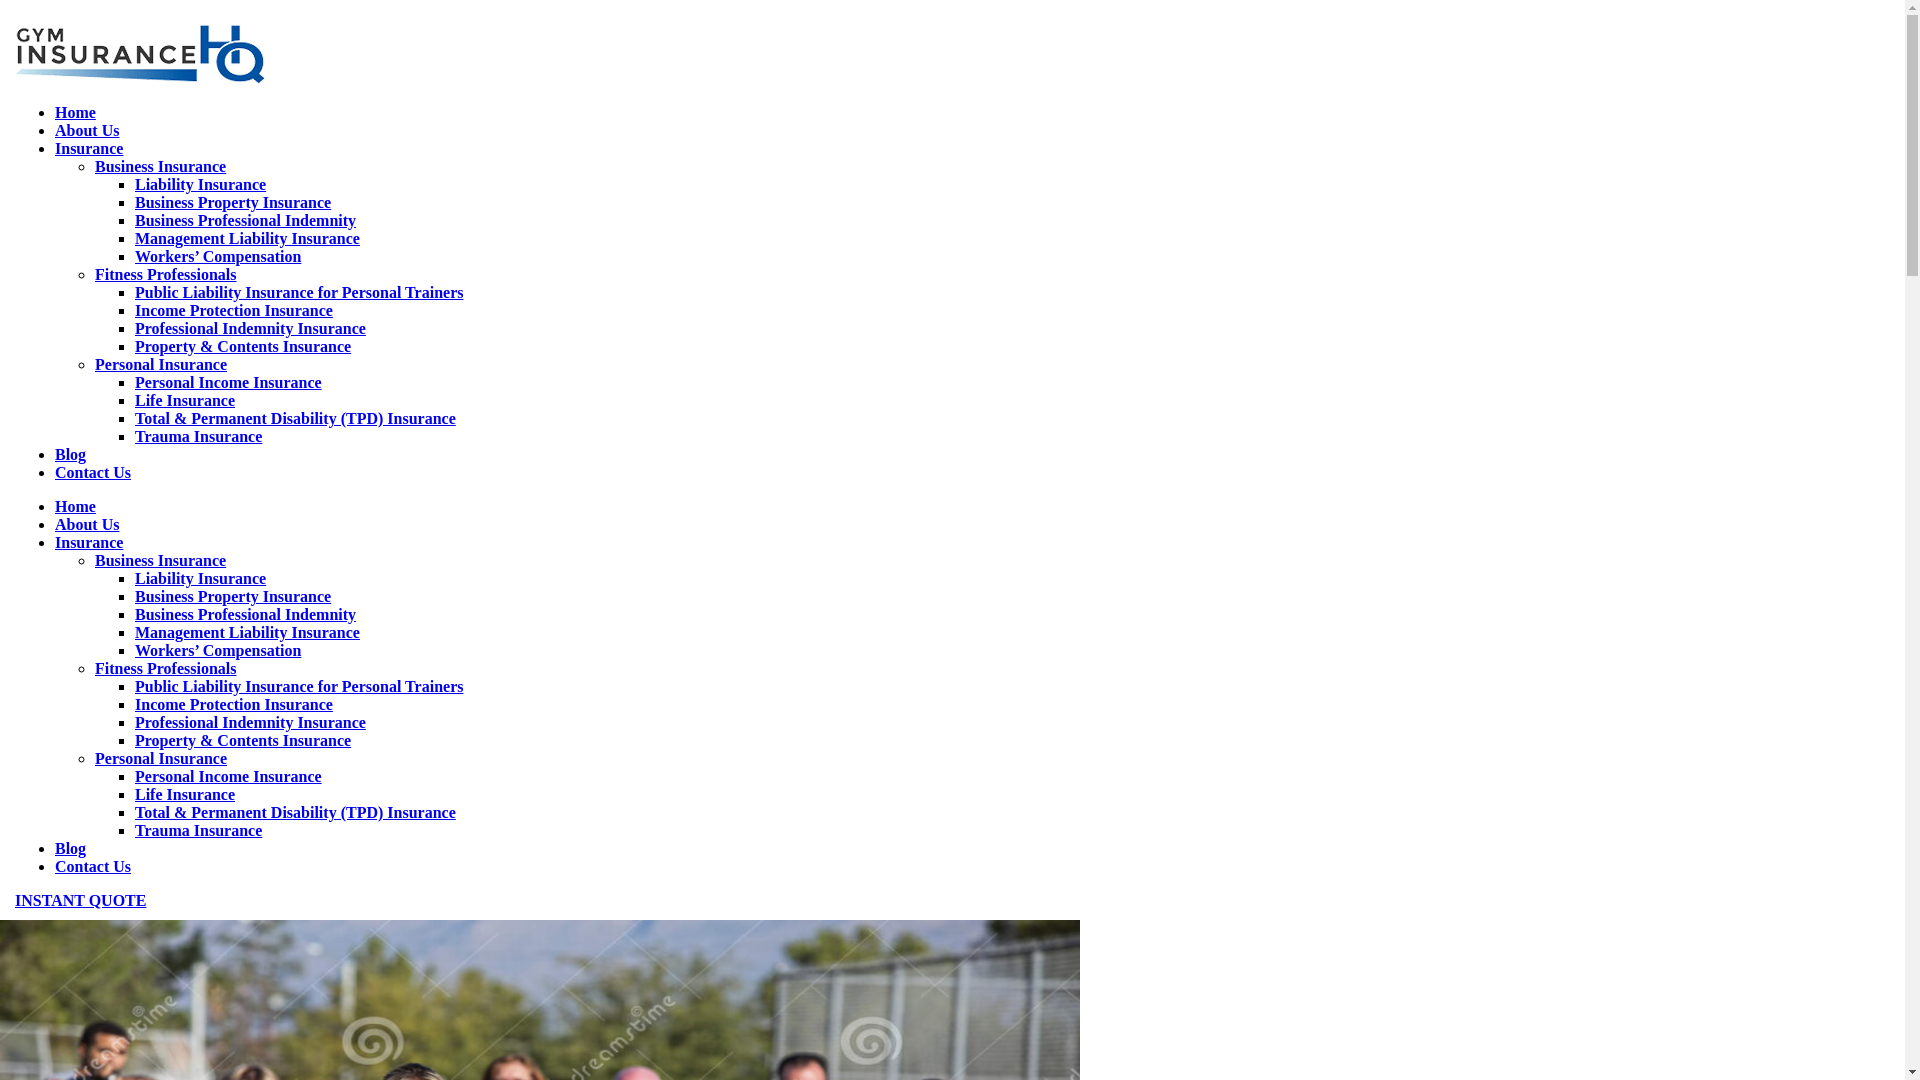 The image size is (1920, 1080). Describe the element at coordinates (244, 220) in the screenshot. I see `'Business Professional Indemnity'` at that location.